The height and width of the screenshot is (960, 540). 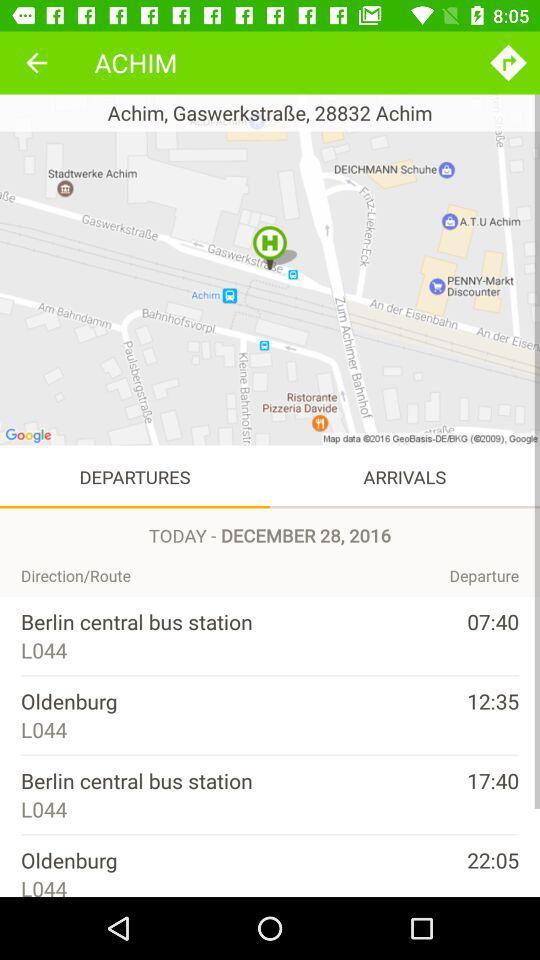 I want to click on icon to the left of the achim item, so click(x=36, y=62).